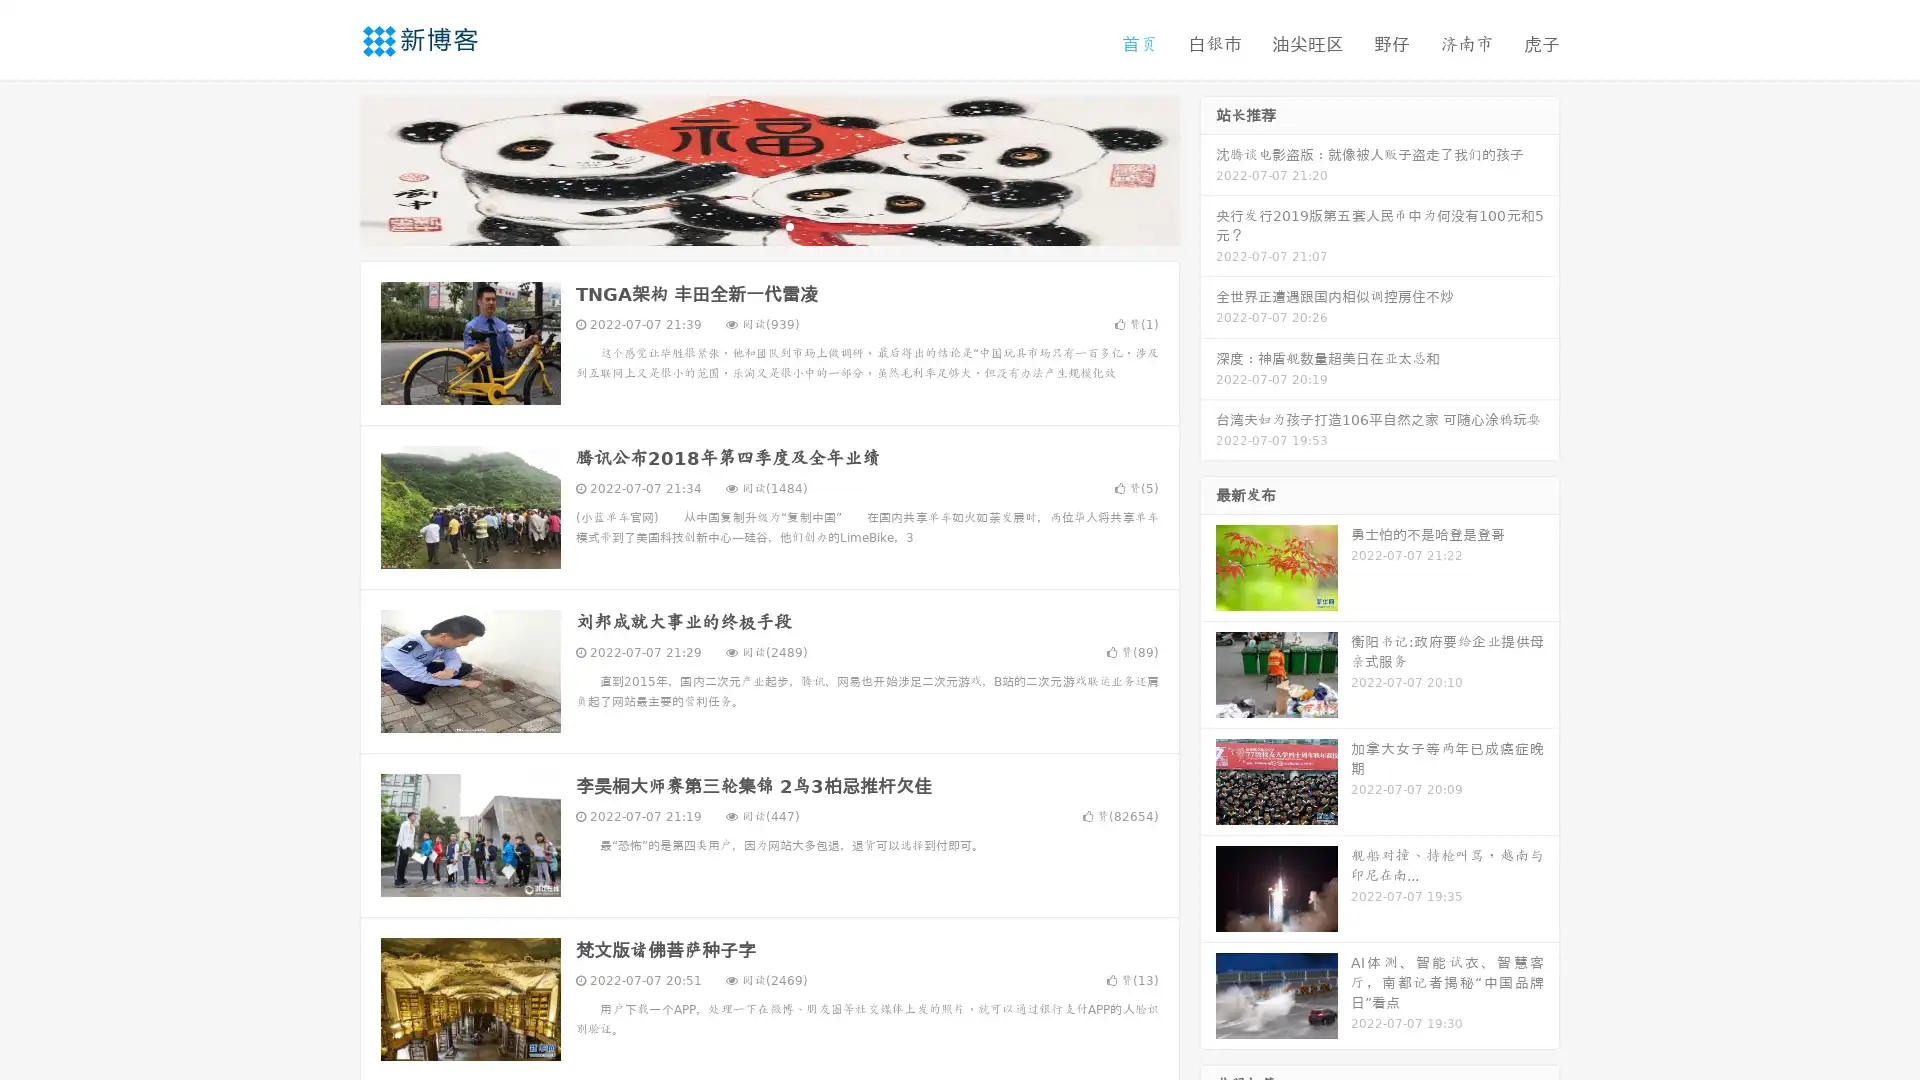 Image resolution: width=1920 pixels, height=1080 pixels. What do you see at coordinates (748, 225) in the screenshot?
I see `Go to slide 1` at bounding box center [748, 225].